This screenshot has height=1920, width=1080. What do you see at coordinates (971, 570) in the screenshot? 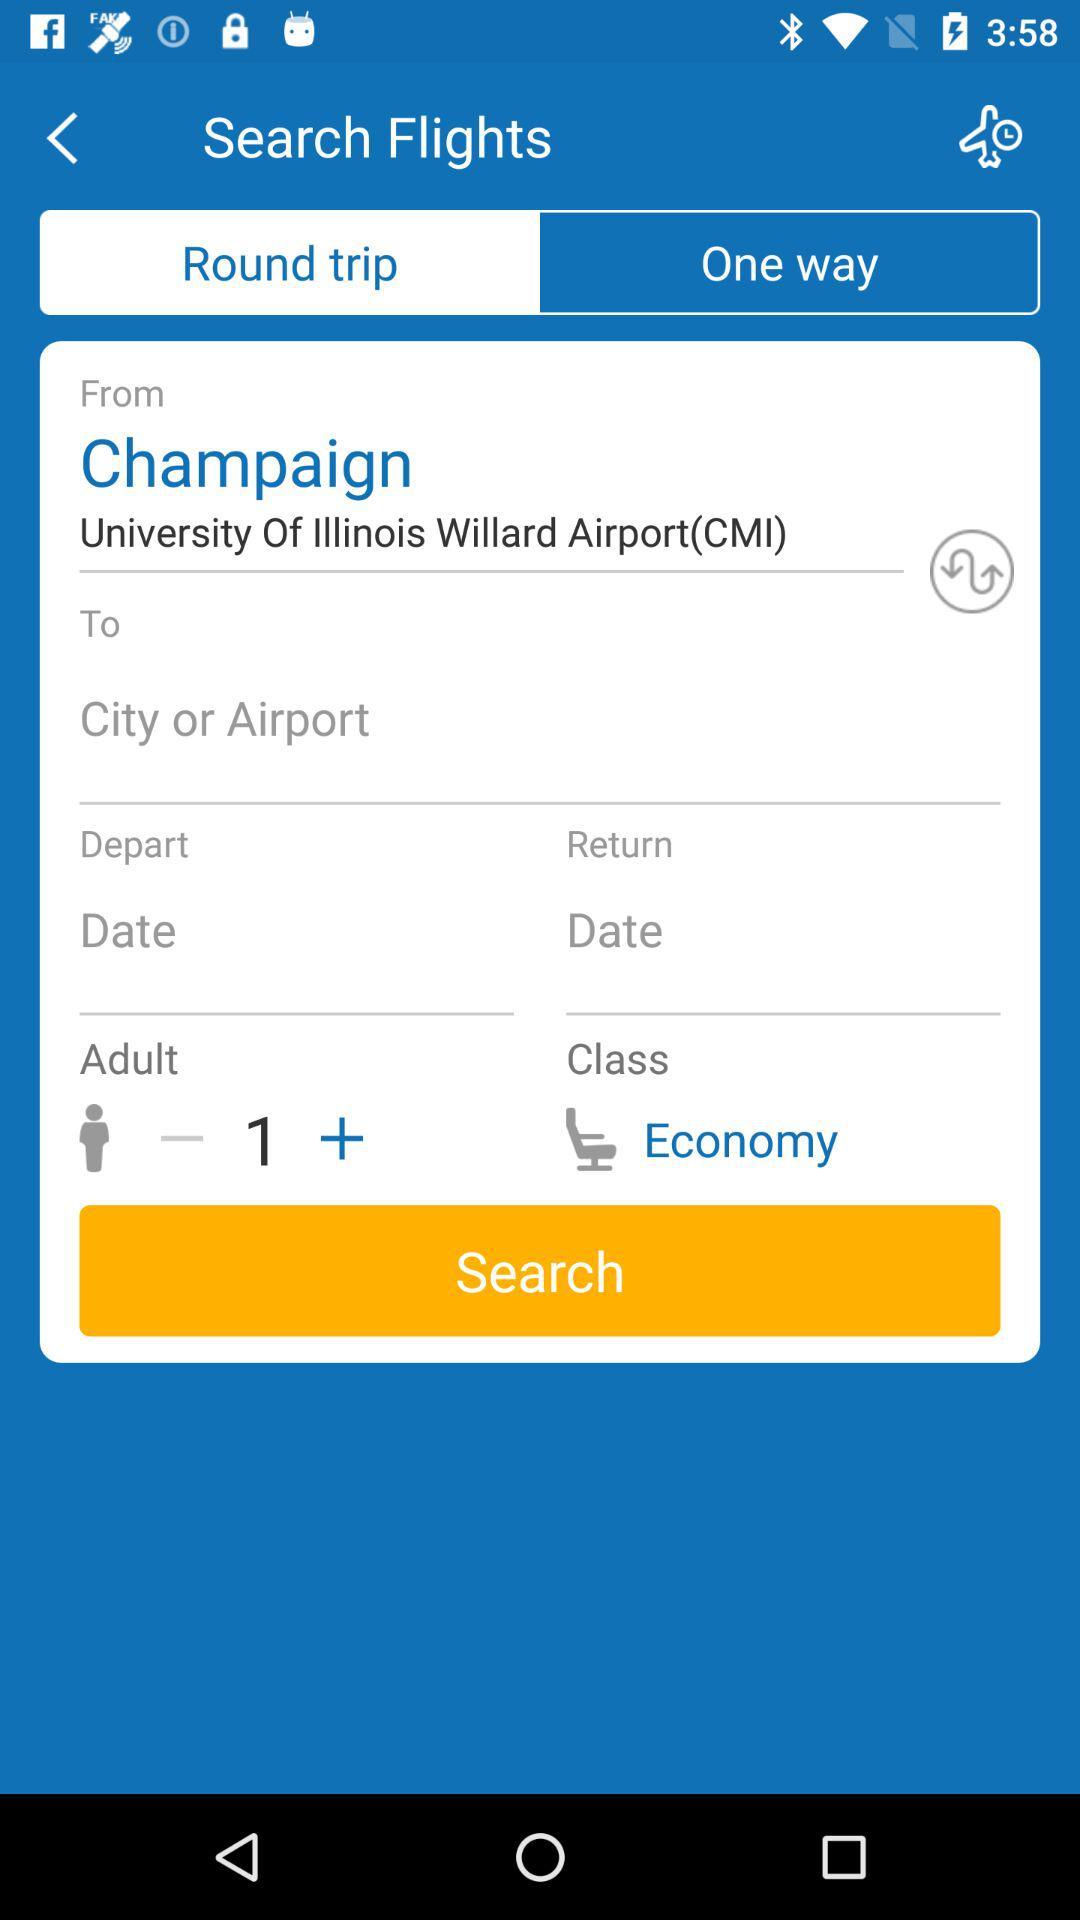
I see `refresh` at bounding box center [971, 570].